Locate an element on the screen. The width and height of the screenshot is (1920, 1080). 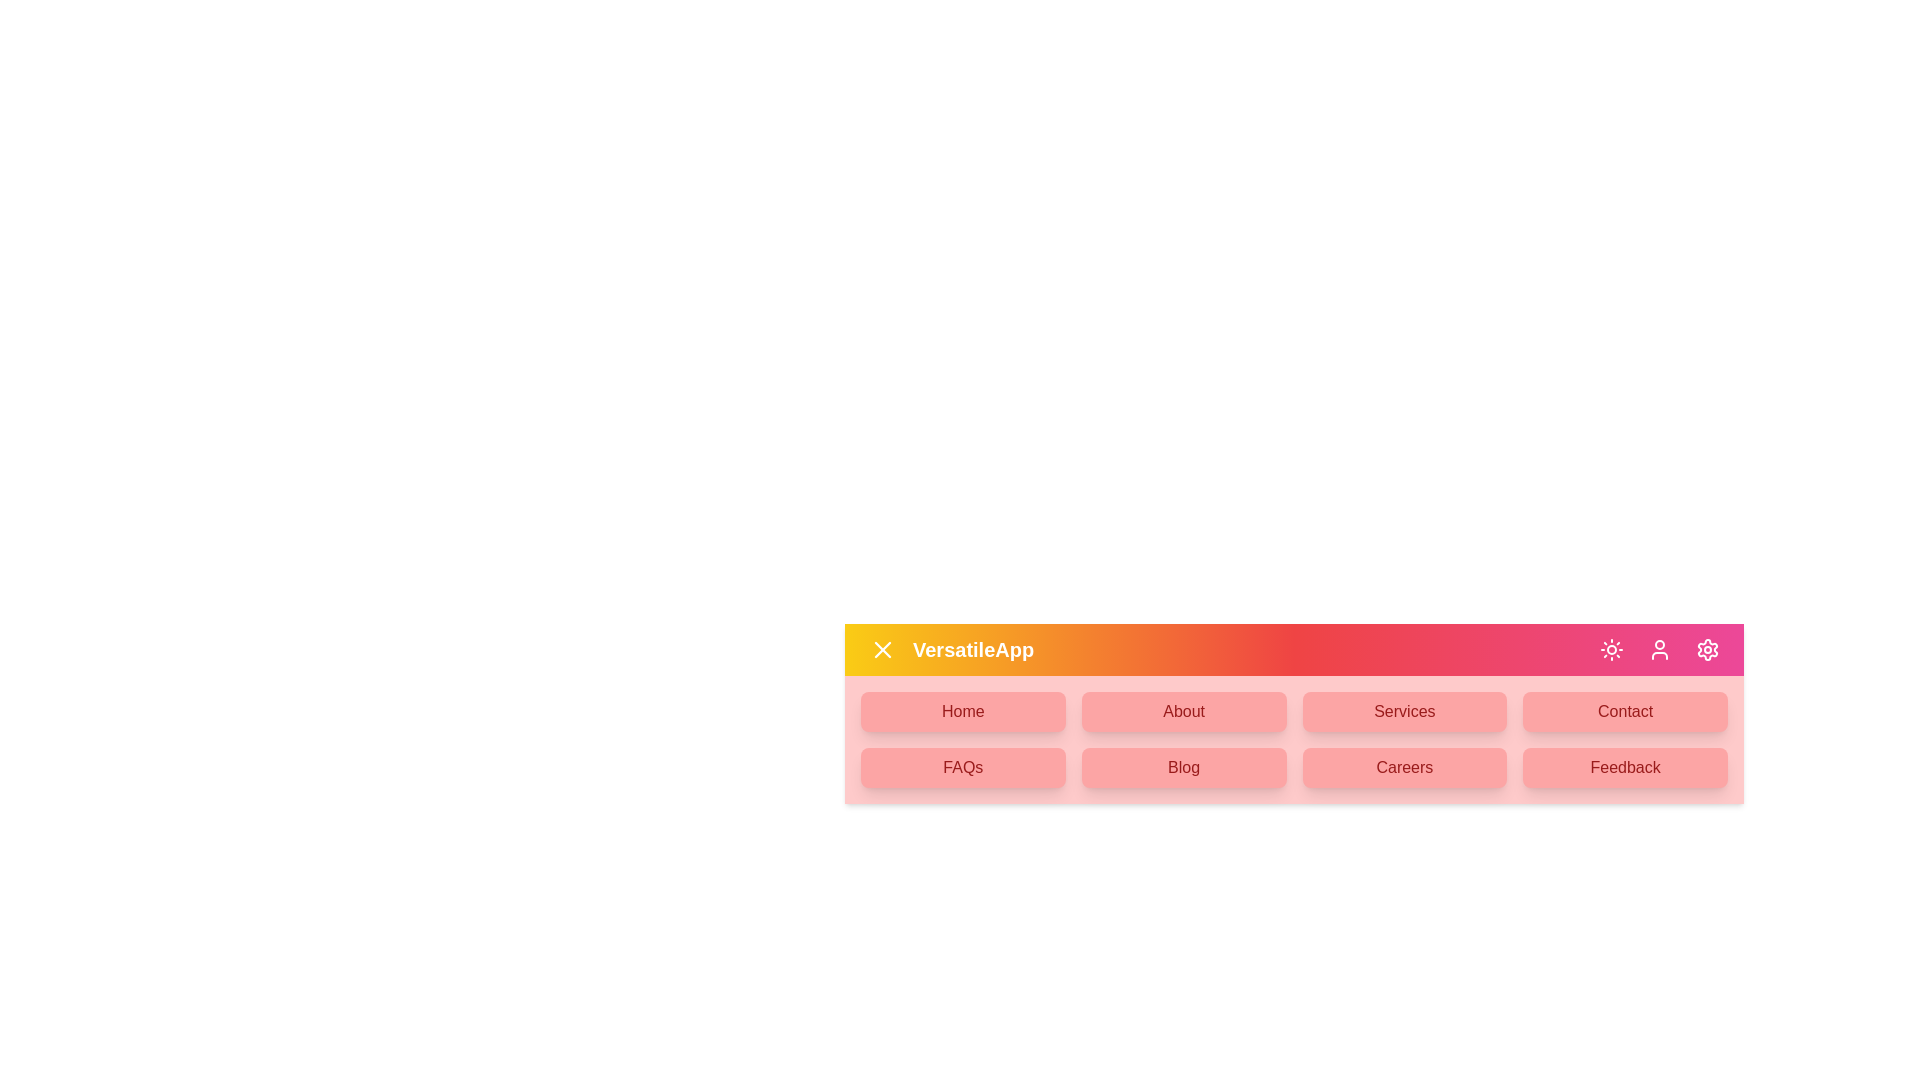
the menu item Feedback from the available options is located at coordinates (1625, 766).